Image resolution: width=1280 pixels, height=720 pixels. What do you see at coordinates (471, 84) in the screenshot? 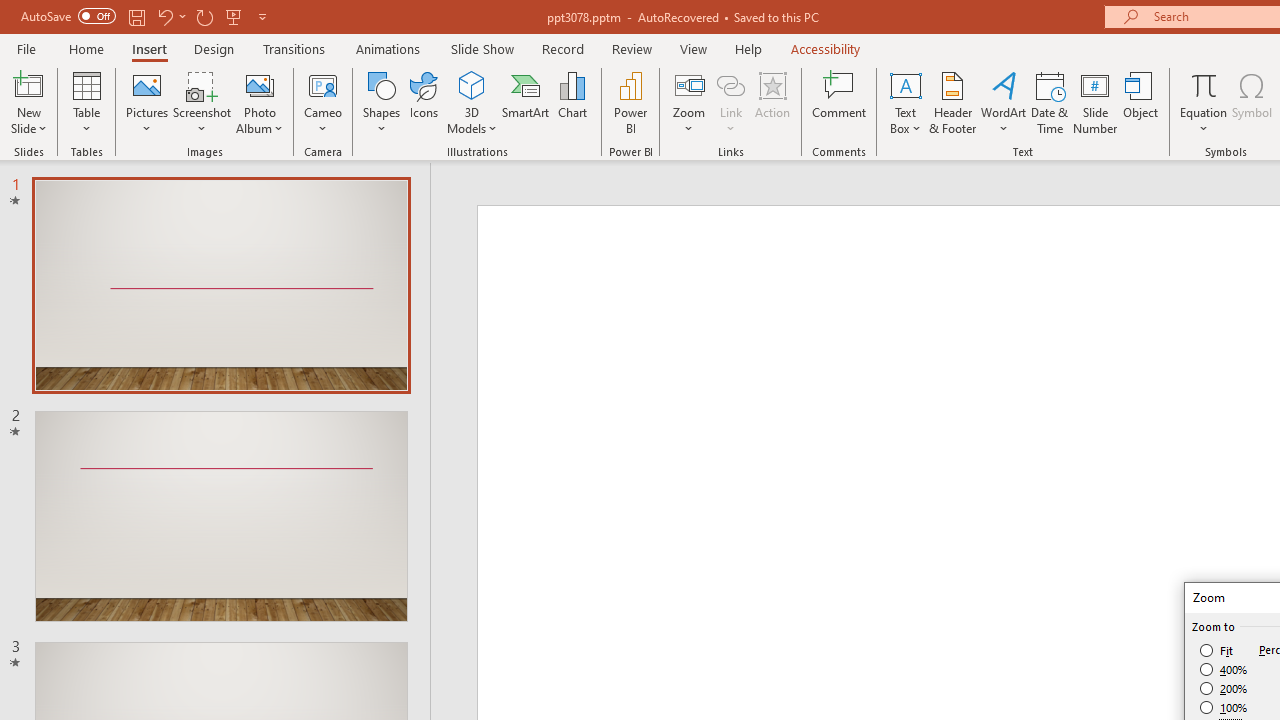
I see `'3D Models'` at bounding box center [471, 84].